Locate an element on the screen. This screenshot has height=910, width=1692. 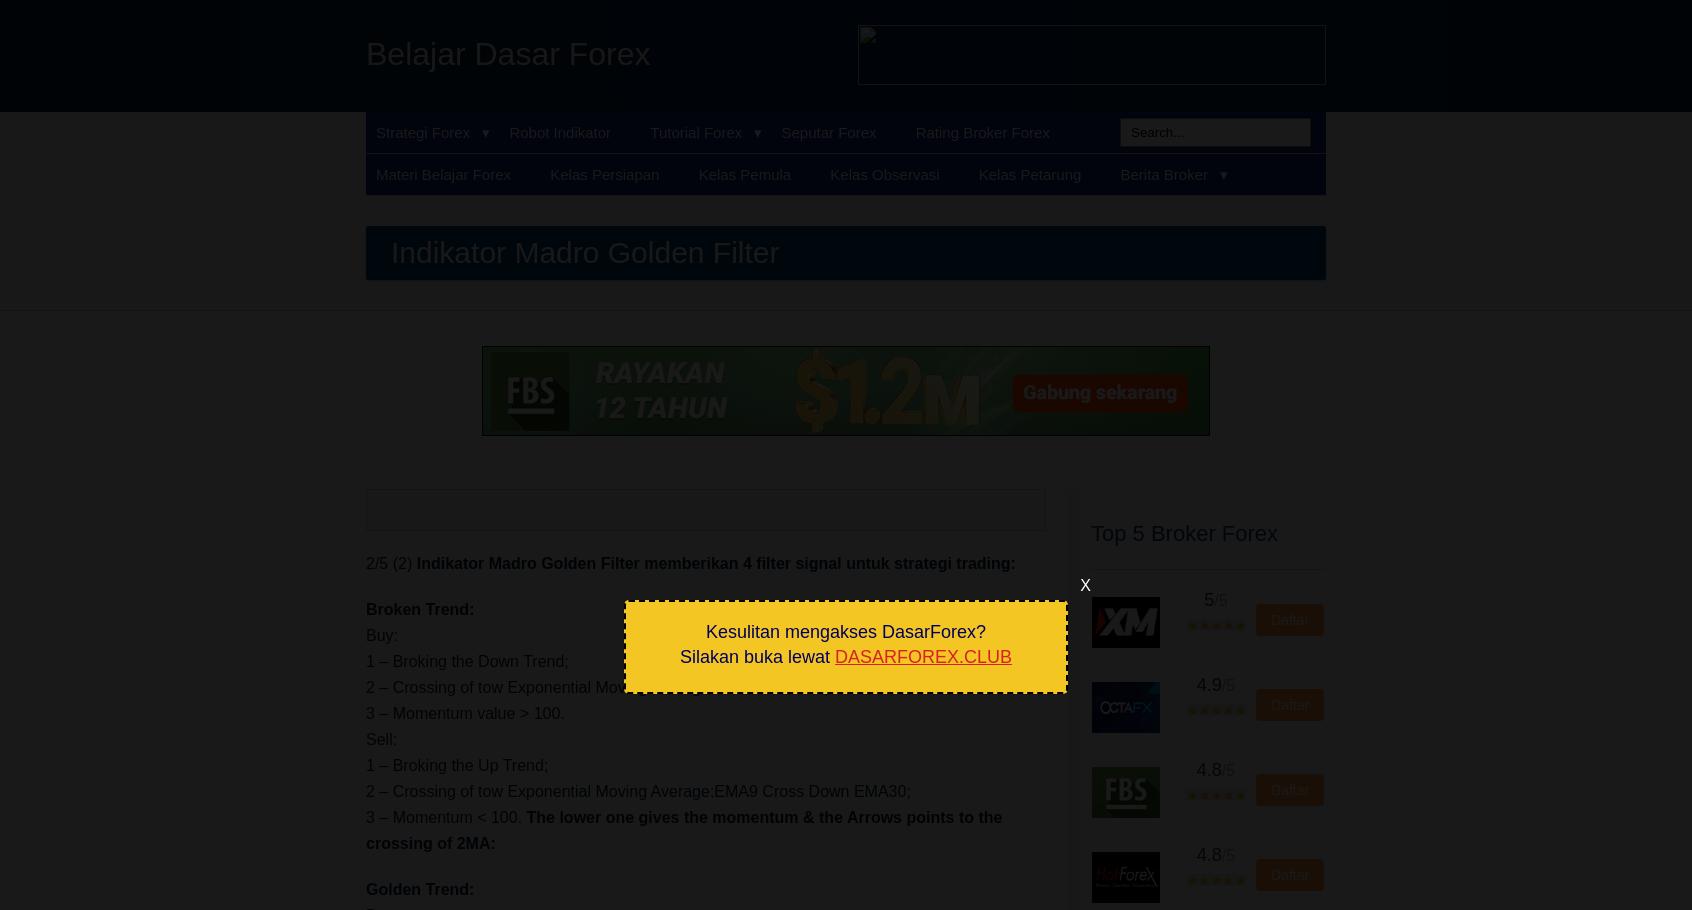
'Buy:' is located at coordinates (382, 635).